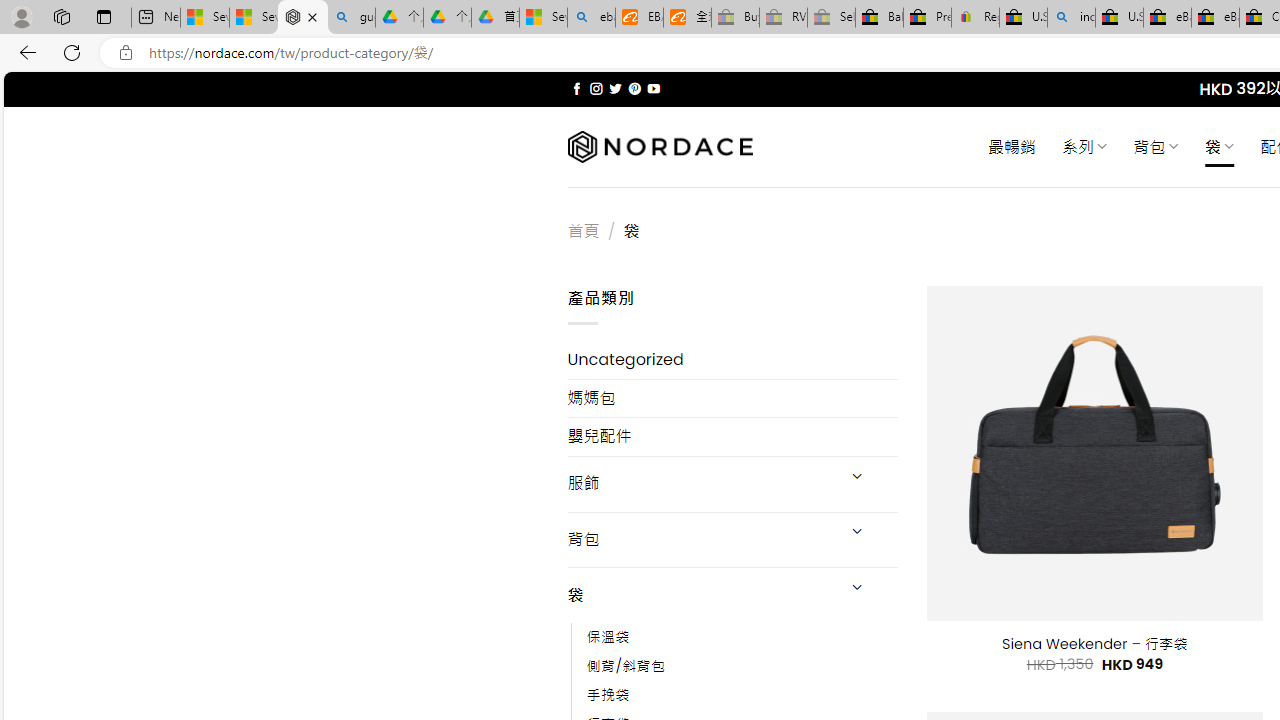  What do you see at coordinates (614, 88) in the screenshot?
I see `'Follow on Twitter'` at bounding box center [614, 88].